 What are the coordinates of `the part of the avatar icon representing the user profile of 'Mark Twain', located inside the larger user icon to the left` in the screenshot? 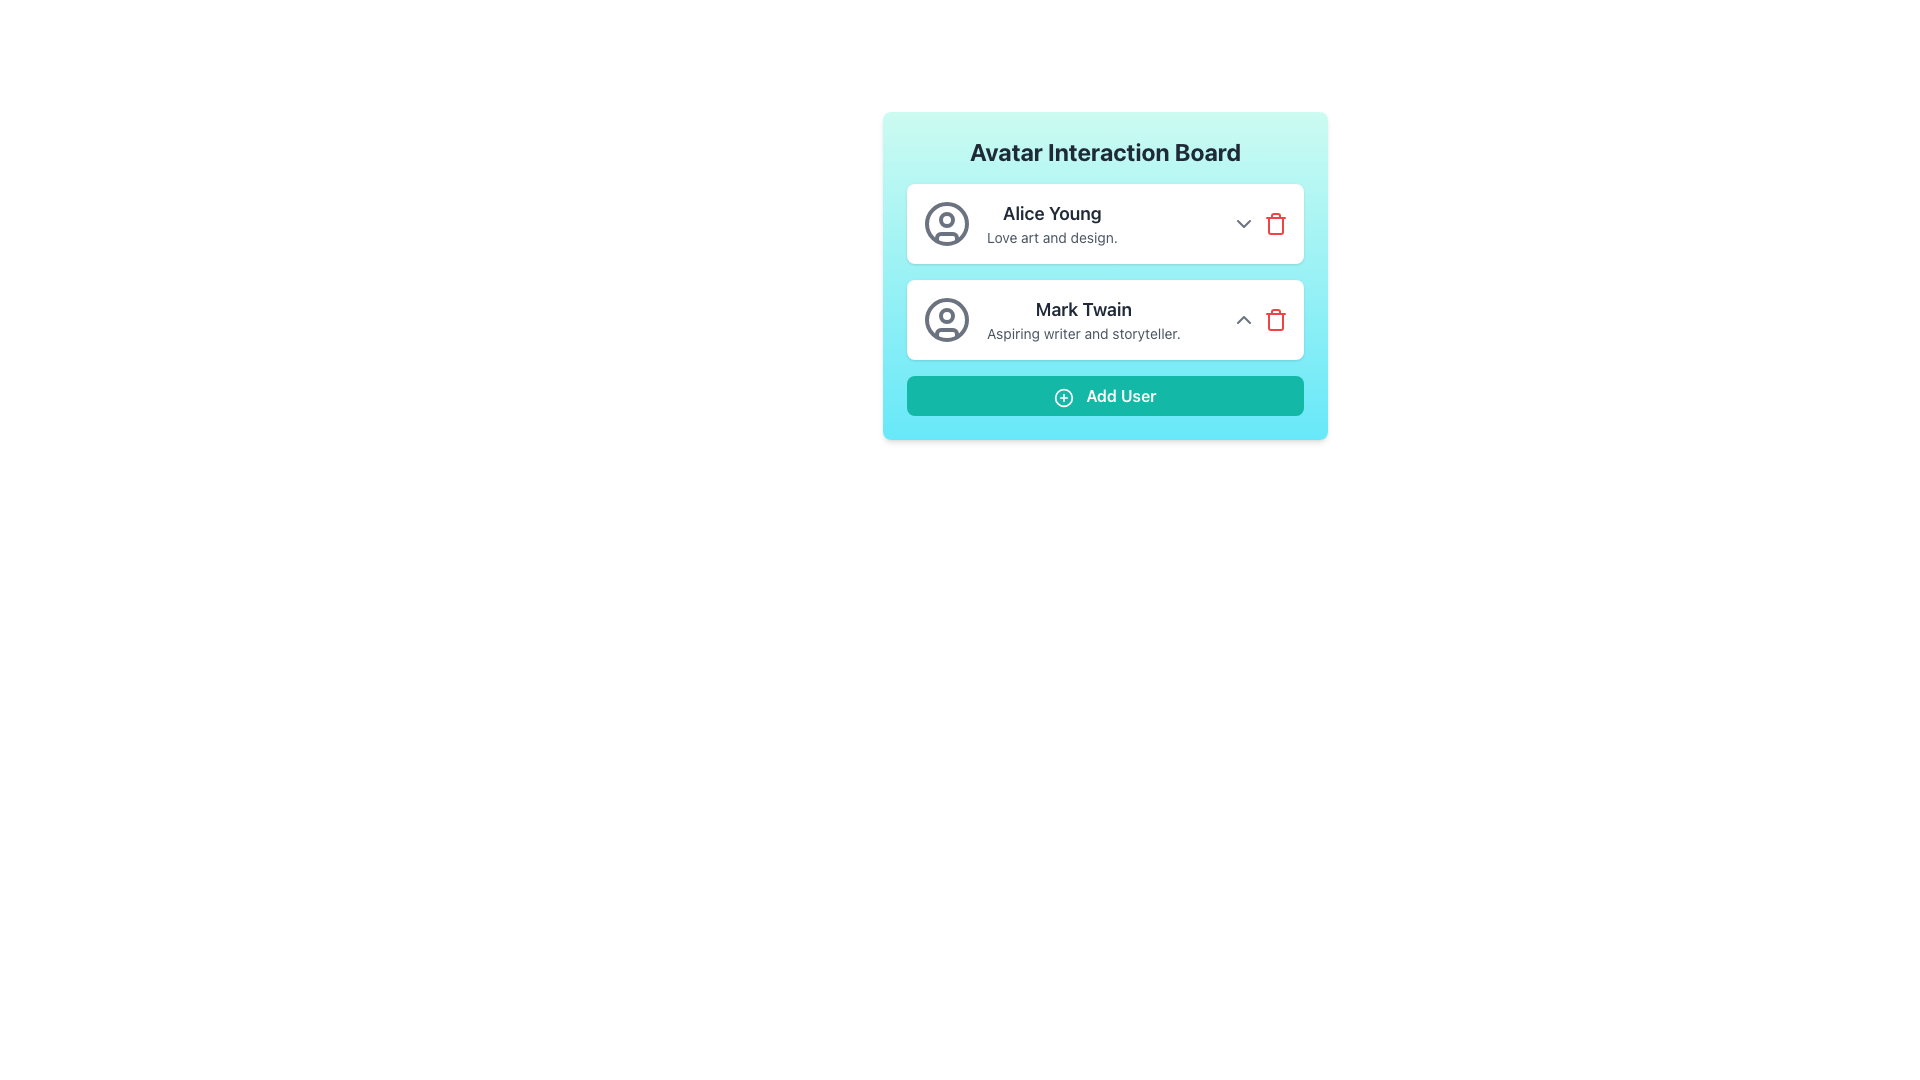 It's located at (945, 315).